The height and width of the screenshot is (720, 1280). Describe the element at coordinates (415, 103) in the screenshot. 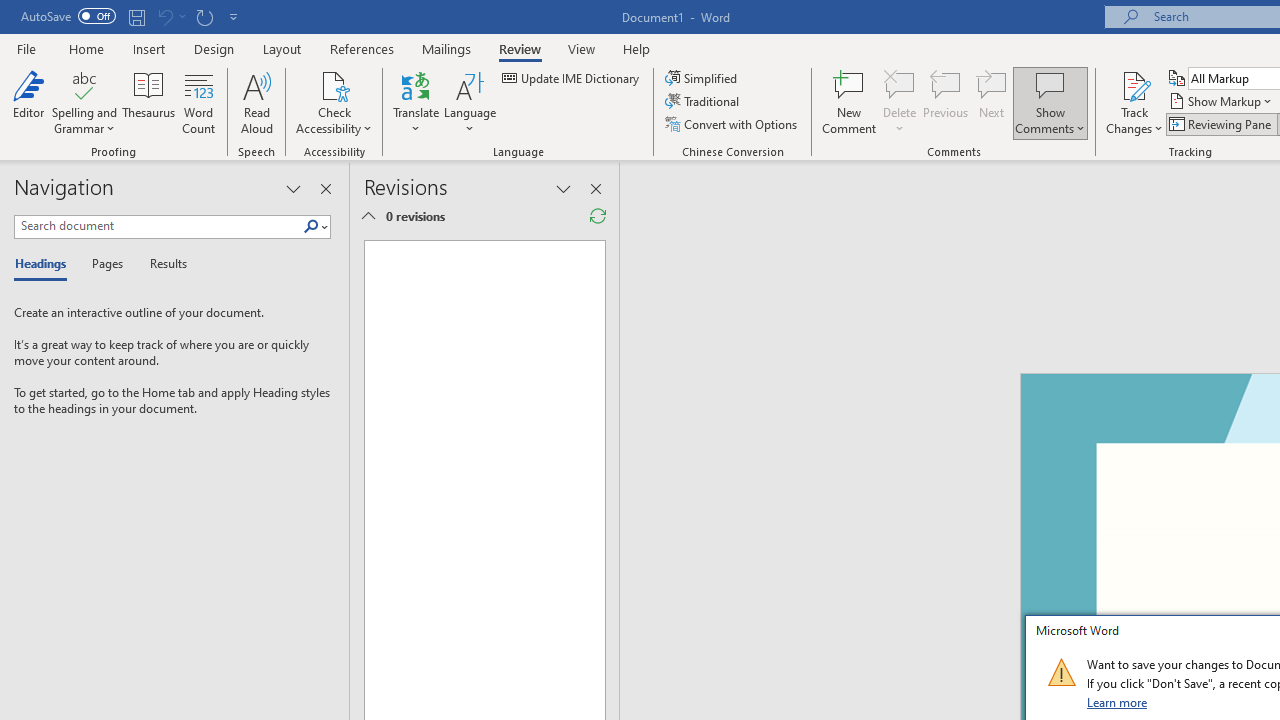

I see `'Translate'` at that location.